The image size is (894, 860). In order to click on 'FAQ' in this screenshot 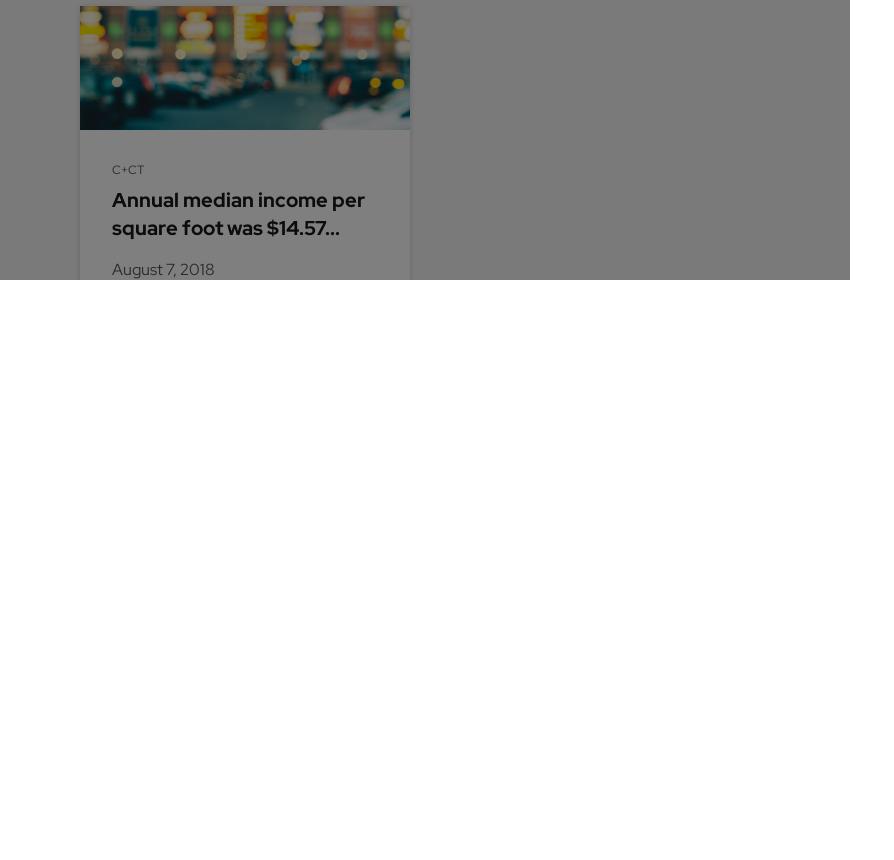, I will do `click(548, 545)`.